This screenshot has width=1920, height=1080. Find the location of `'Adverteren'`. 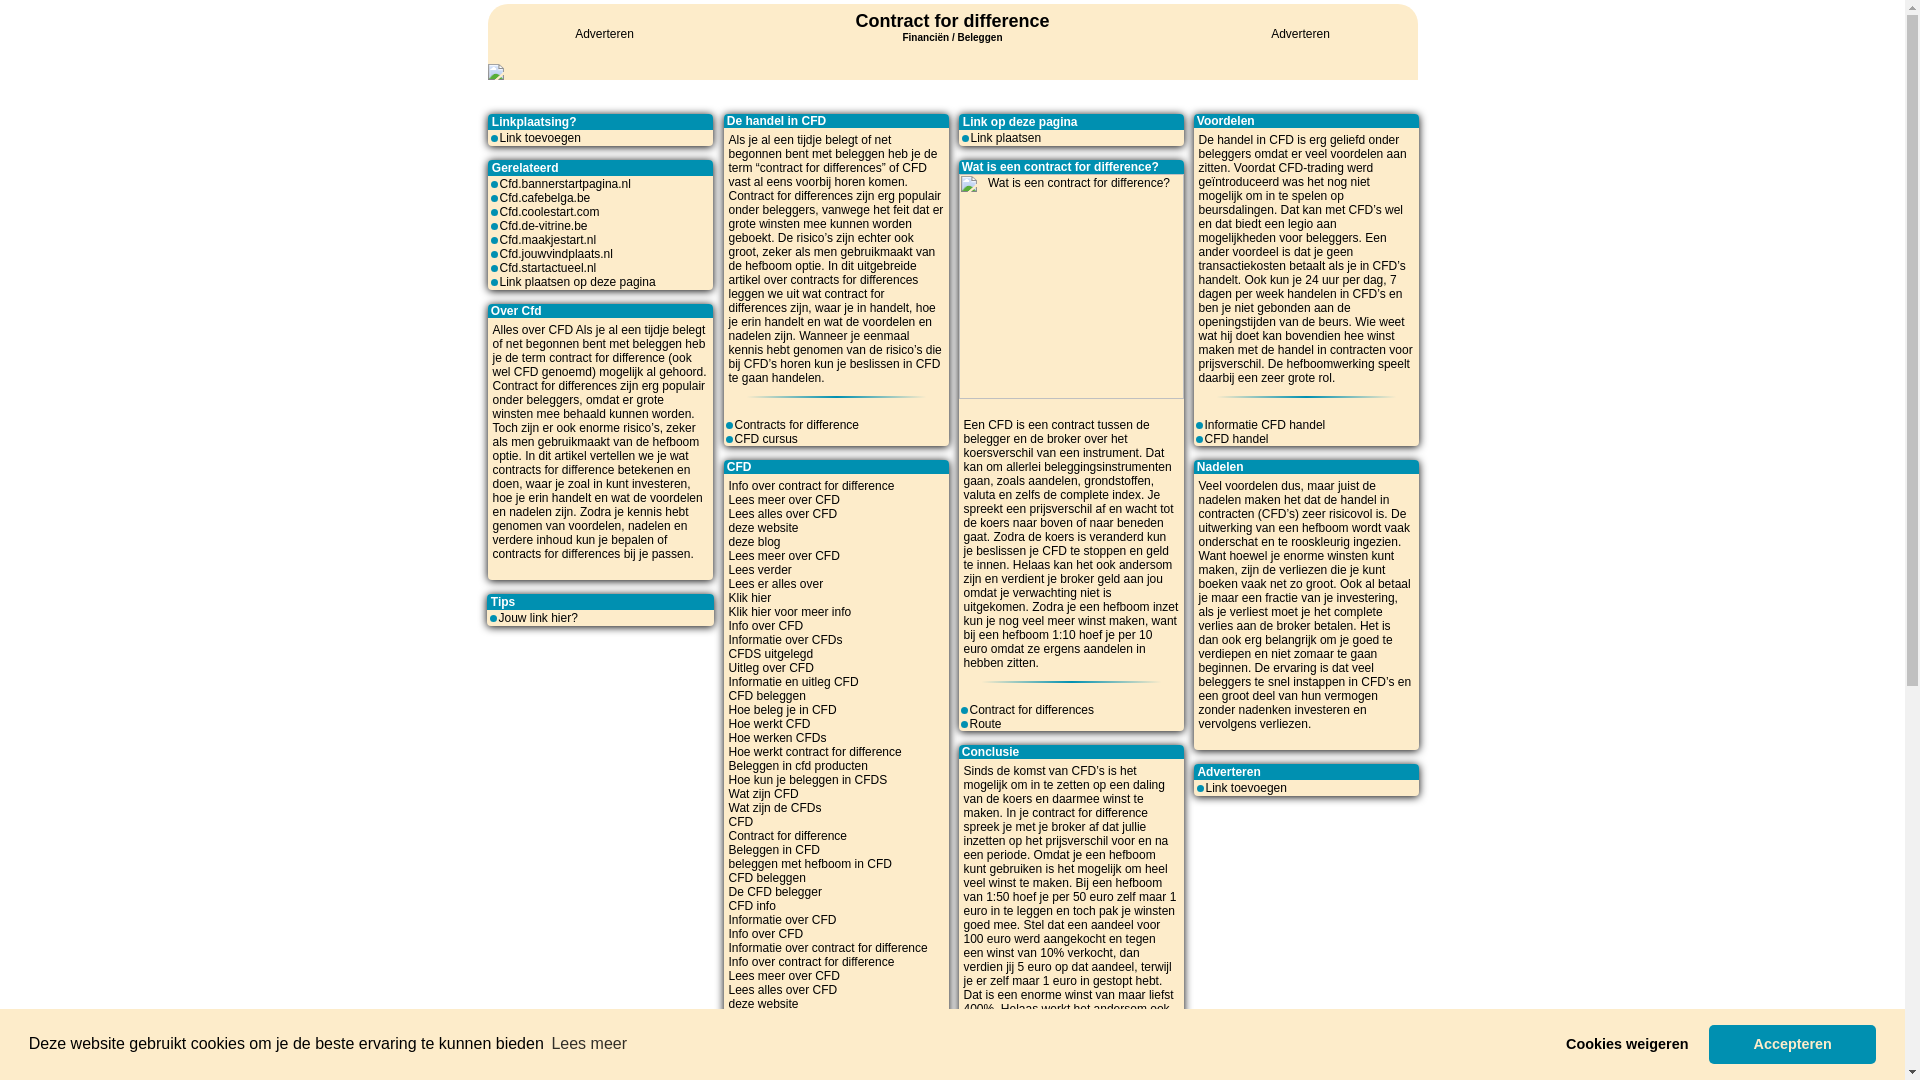

'Adverteren' is located at coordinates (1300, 34).